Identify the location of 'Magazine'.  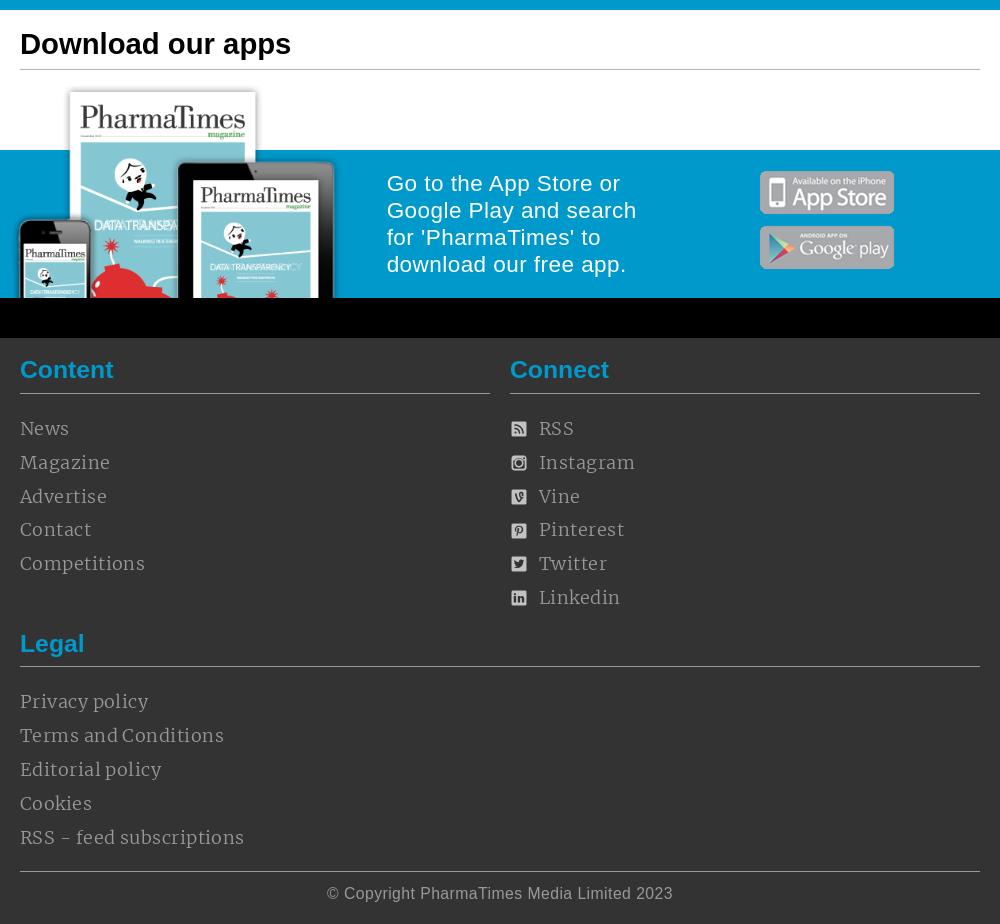
(64, 461).